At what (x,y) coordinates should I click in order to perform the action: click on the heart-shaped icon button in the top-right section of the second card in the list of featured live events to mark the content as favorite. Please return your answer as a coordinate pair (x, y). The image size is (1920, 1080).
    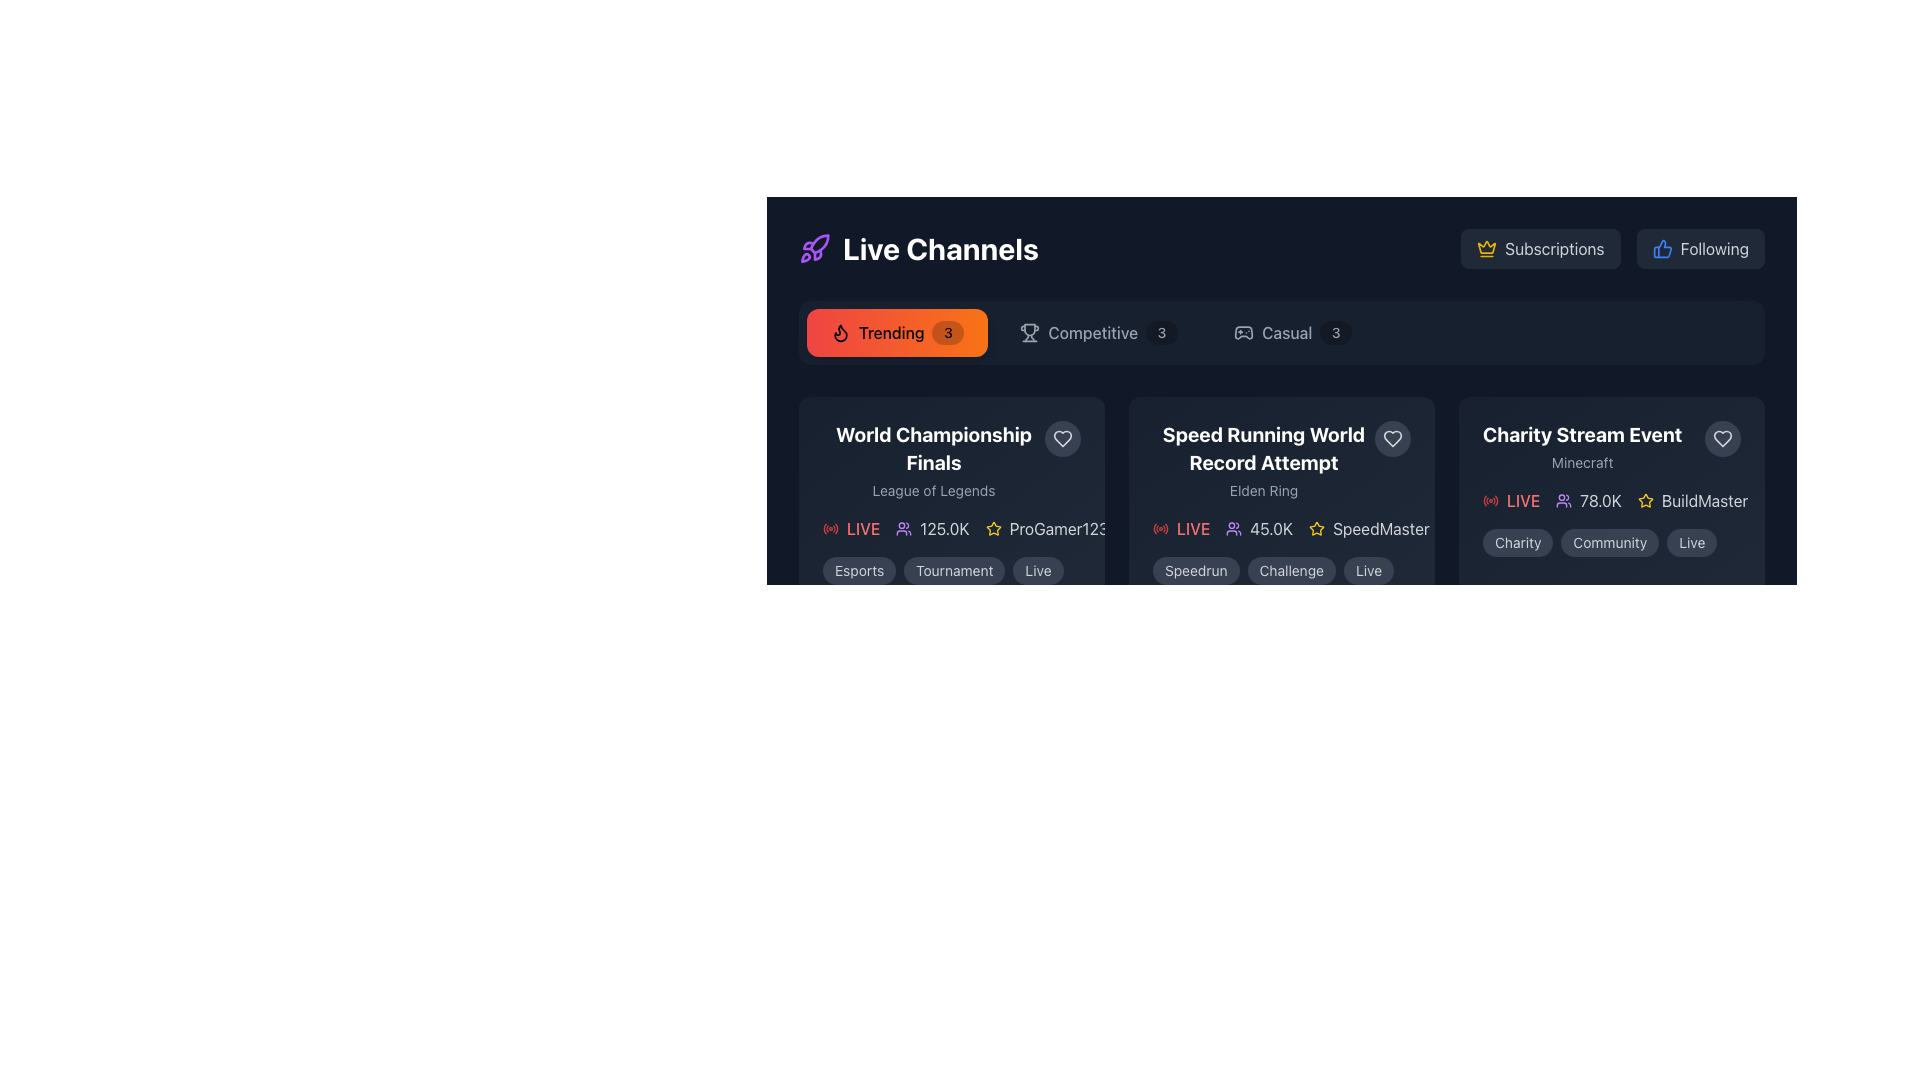
    Looking at the image, I should click on (1722, 438).